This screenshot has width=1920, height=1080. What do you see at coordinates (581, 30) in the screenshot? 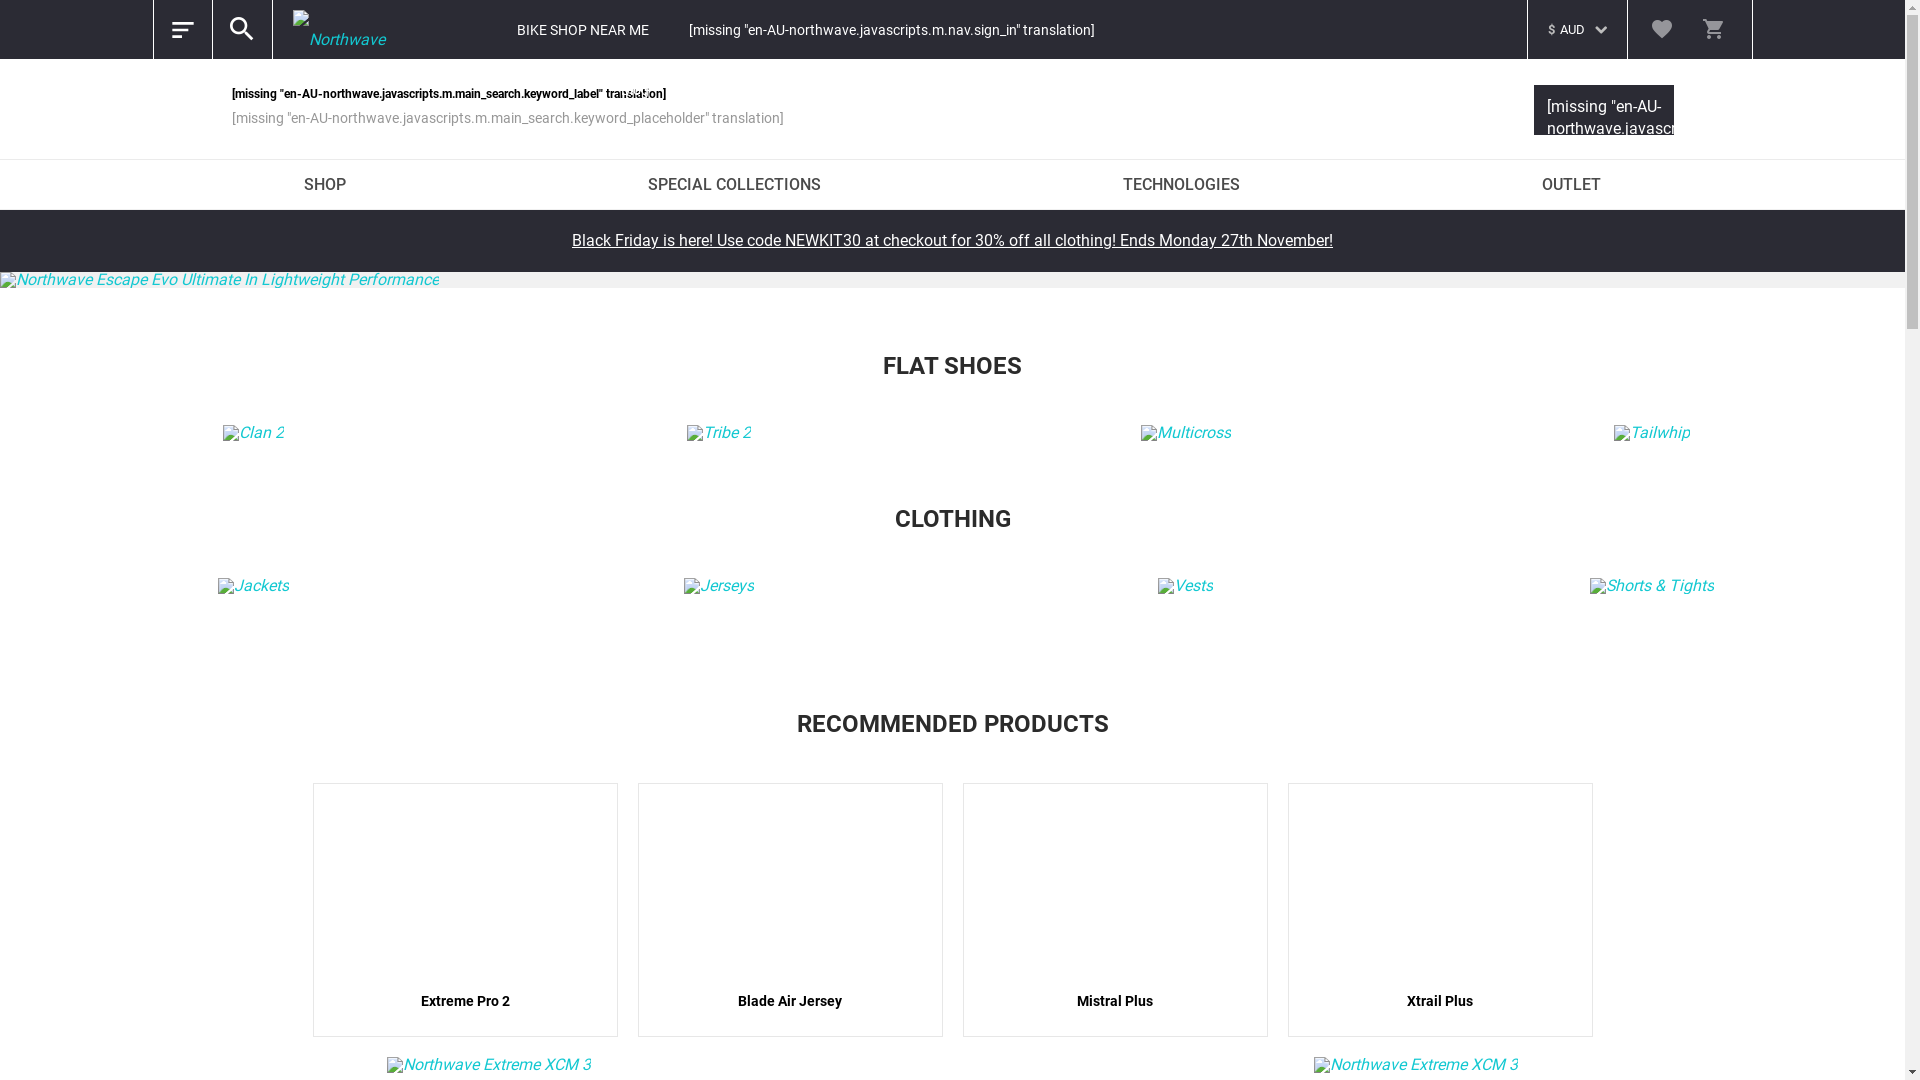
I see `'BIKE SHOP NEAR ME'` at bounding box center [581, 30].